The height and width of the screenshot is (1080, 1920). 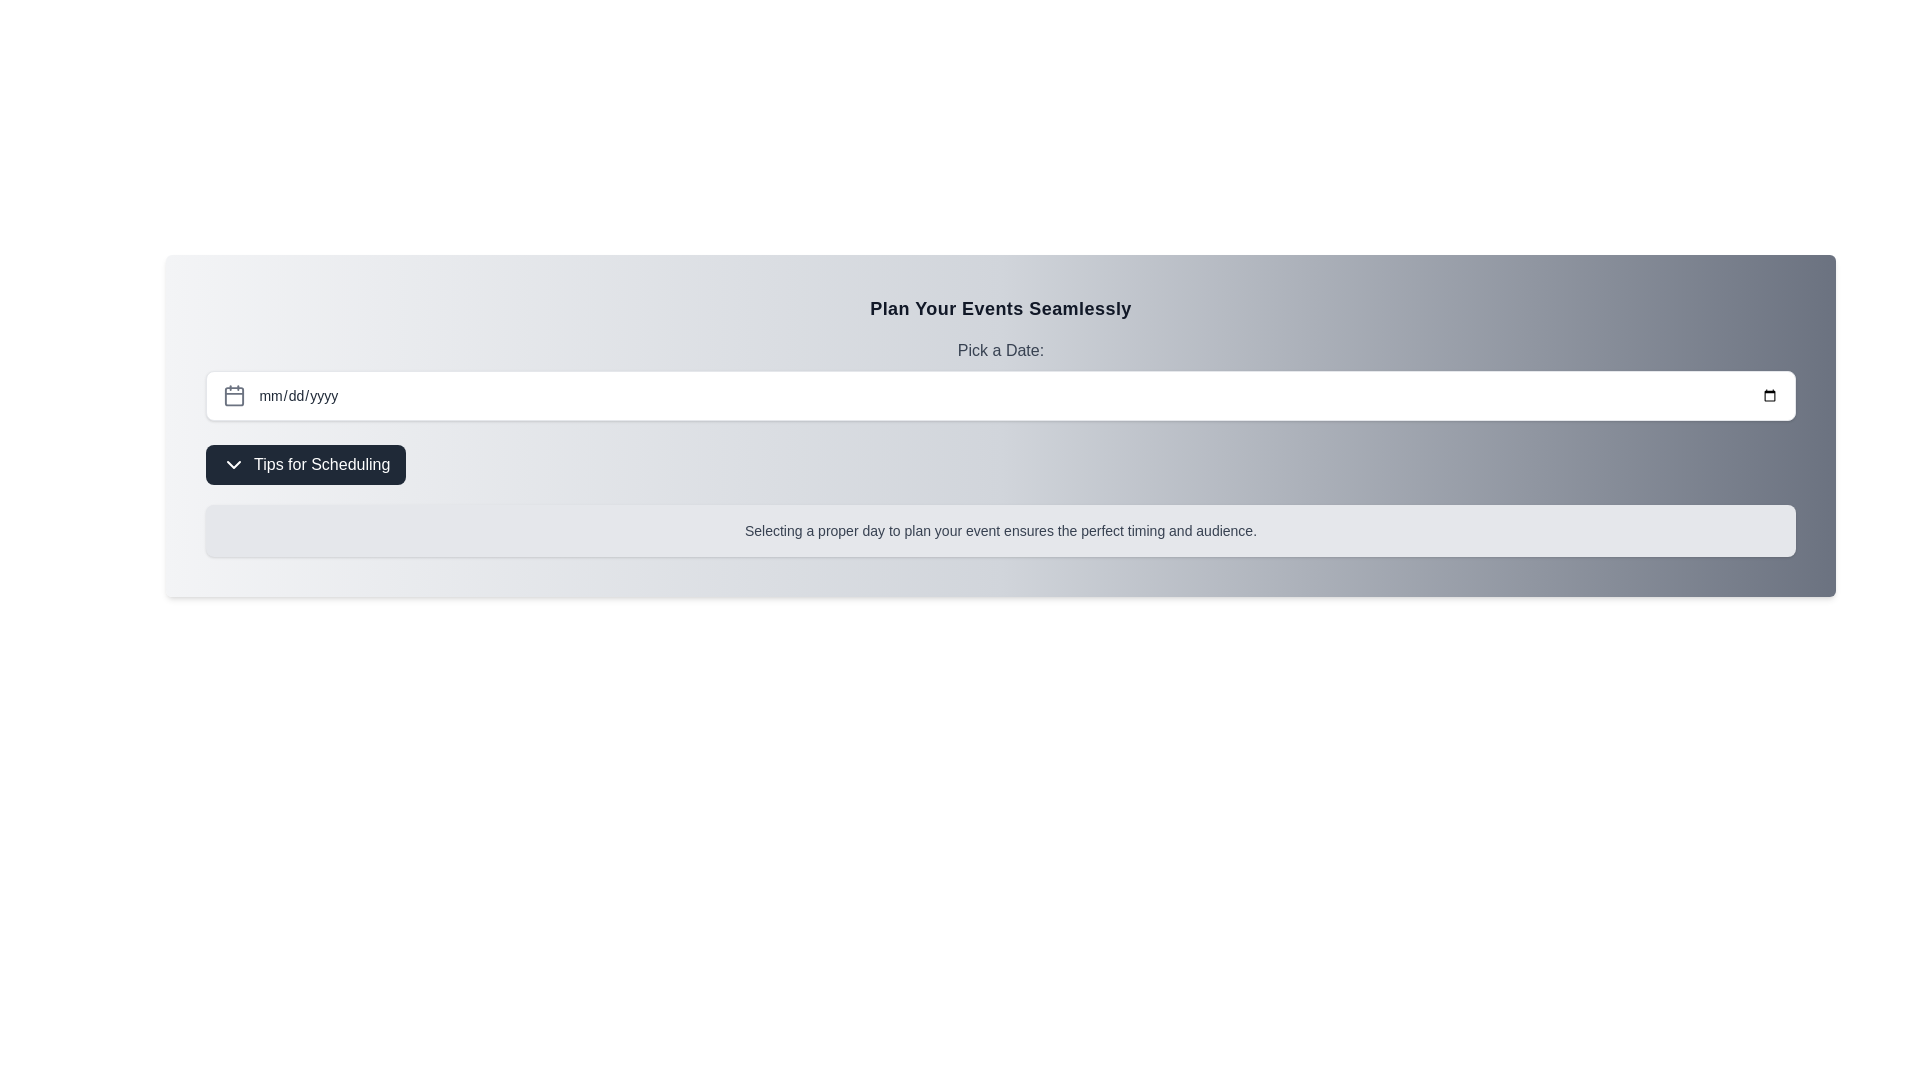 I want to click on the toggle button located below the 'Pick a Date:' section, so click(x=305, y=465).